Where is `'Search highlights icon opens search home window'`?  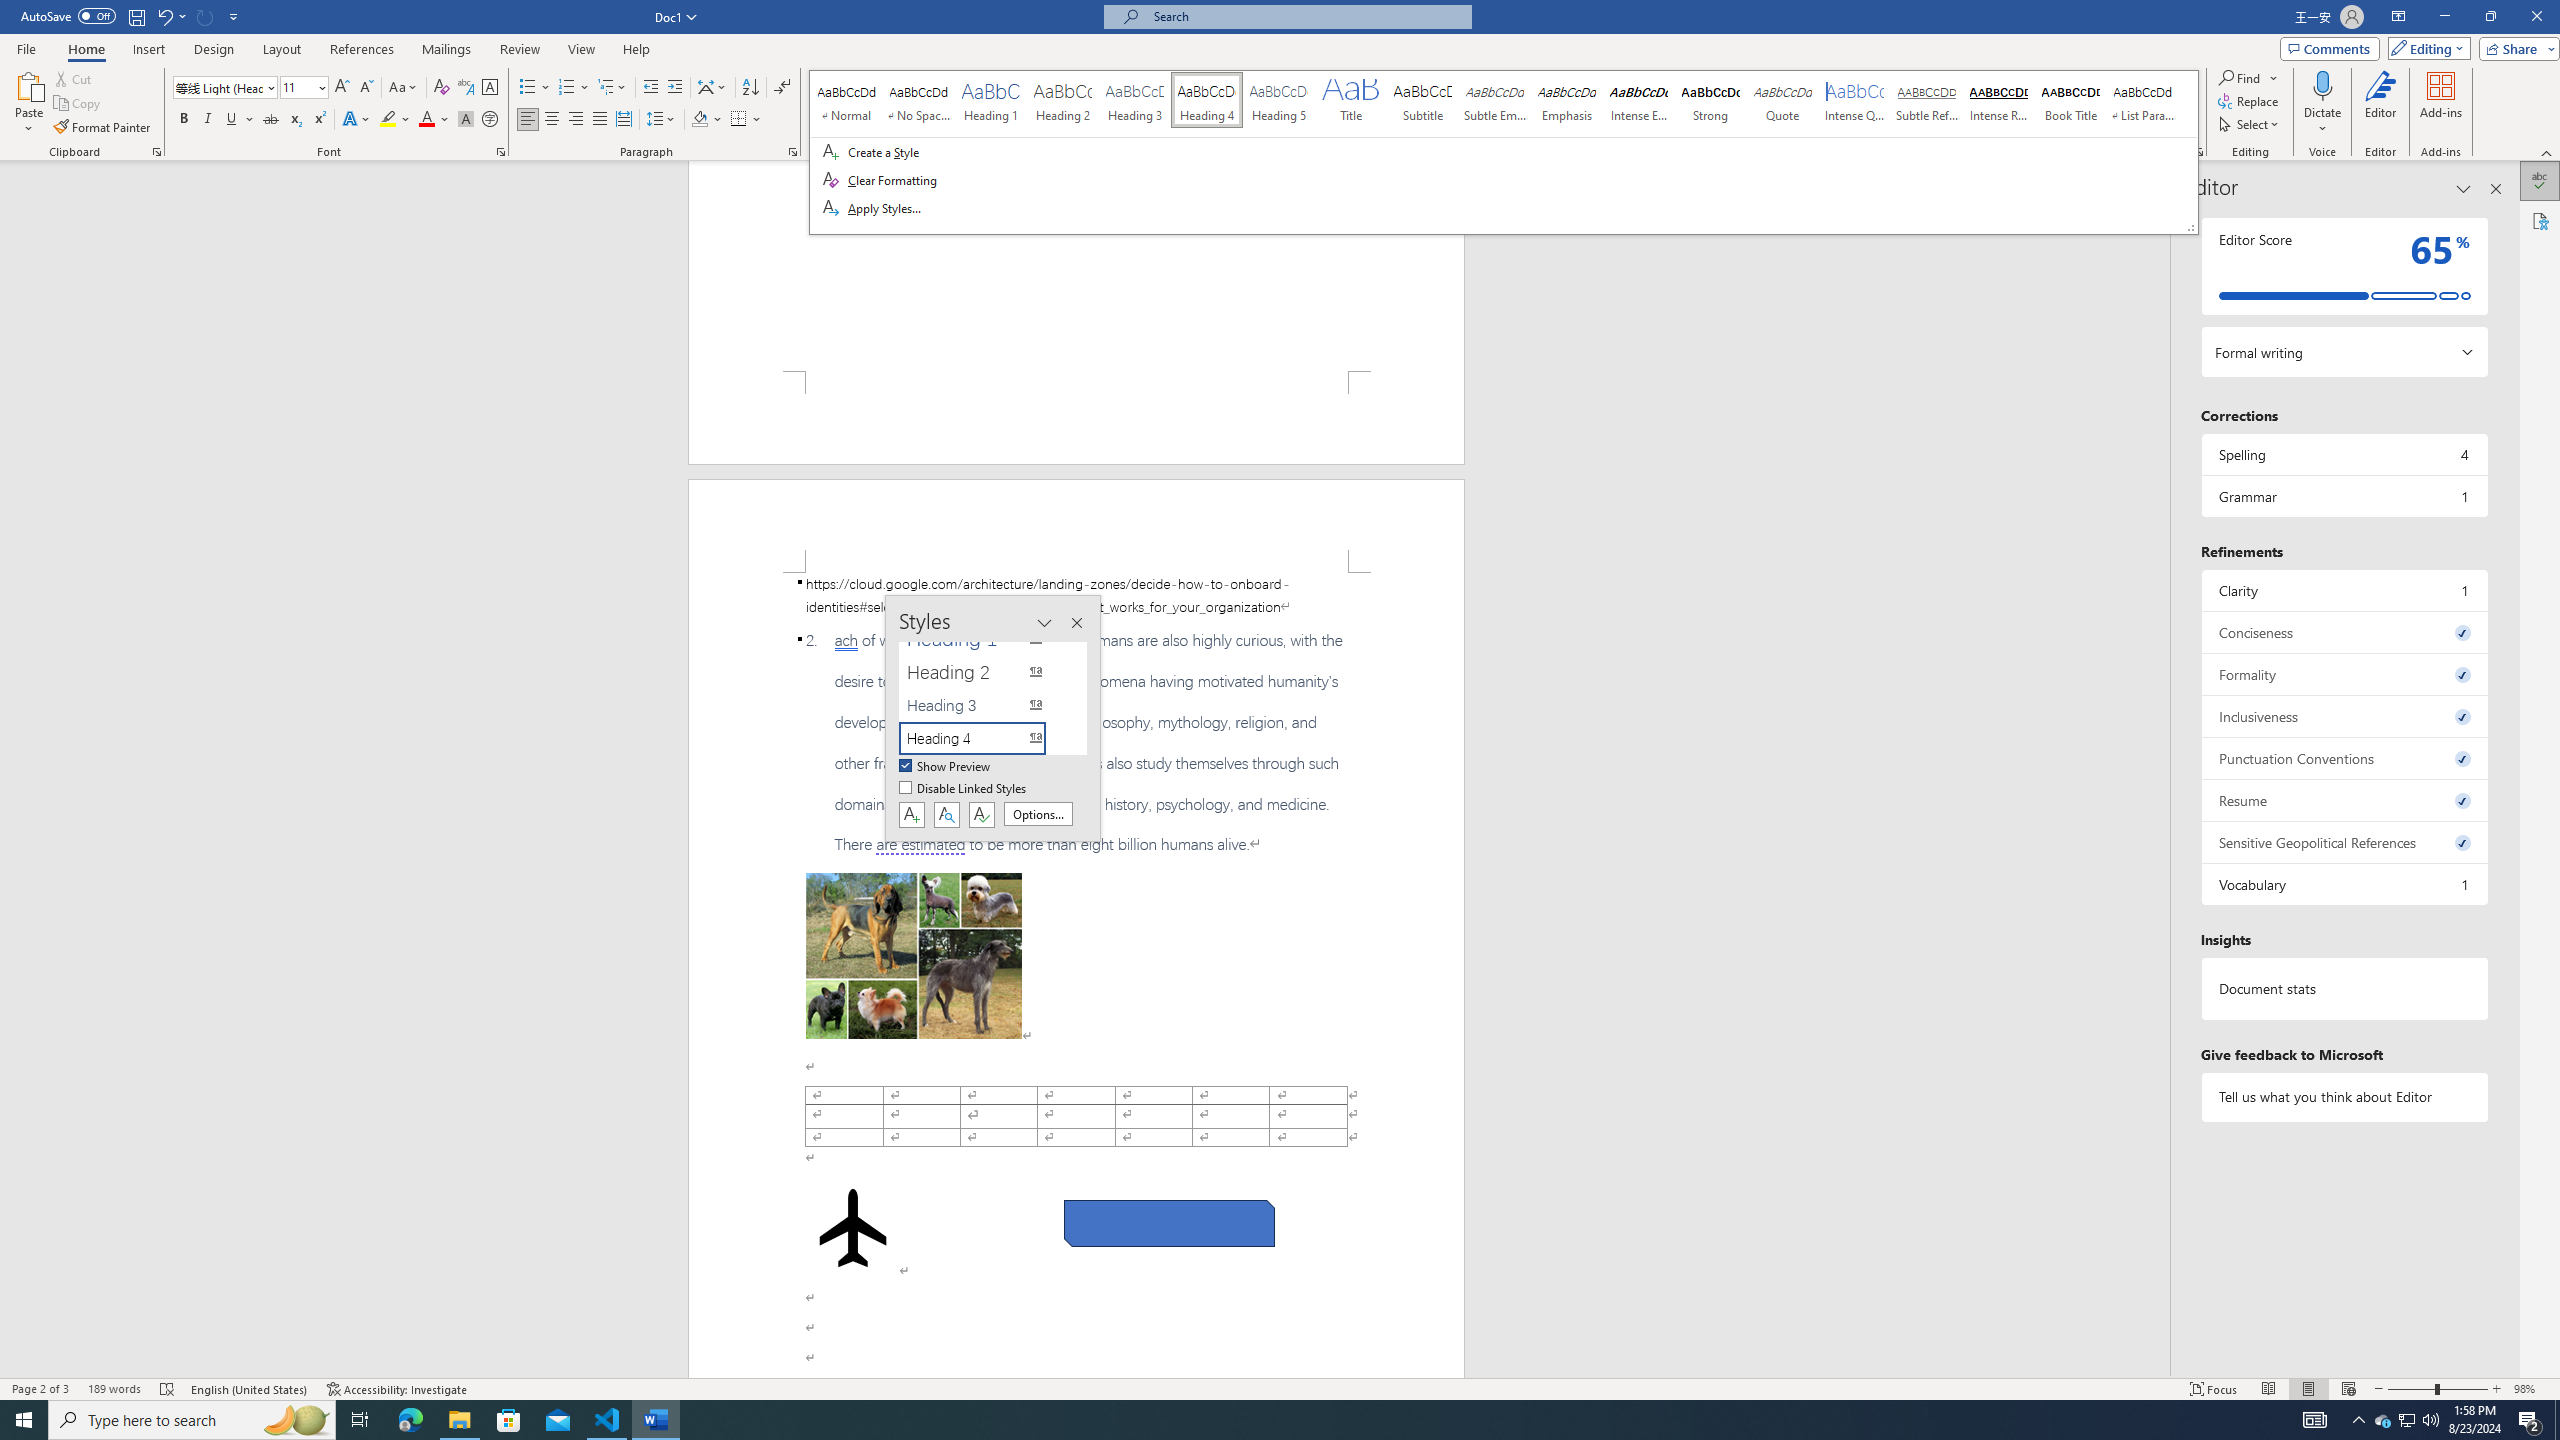
'Search highlights icon opens search home window' is located at coordinates (294, 1418).